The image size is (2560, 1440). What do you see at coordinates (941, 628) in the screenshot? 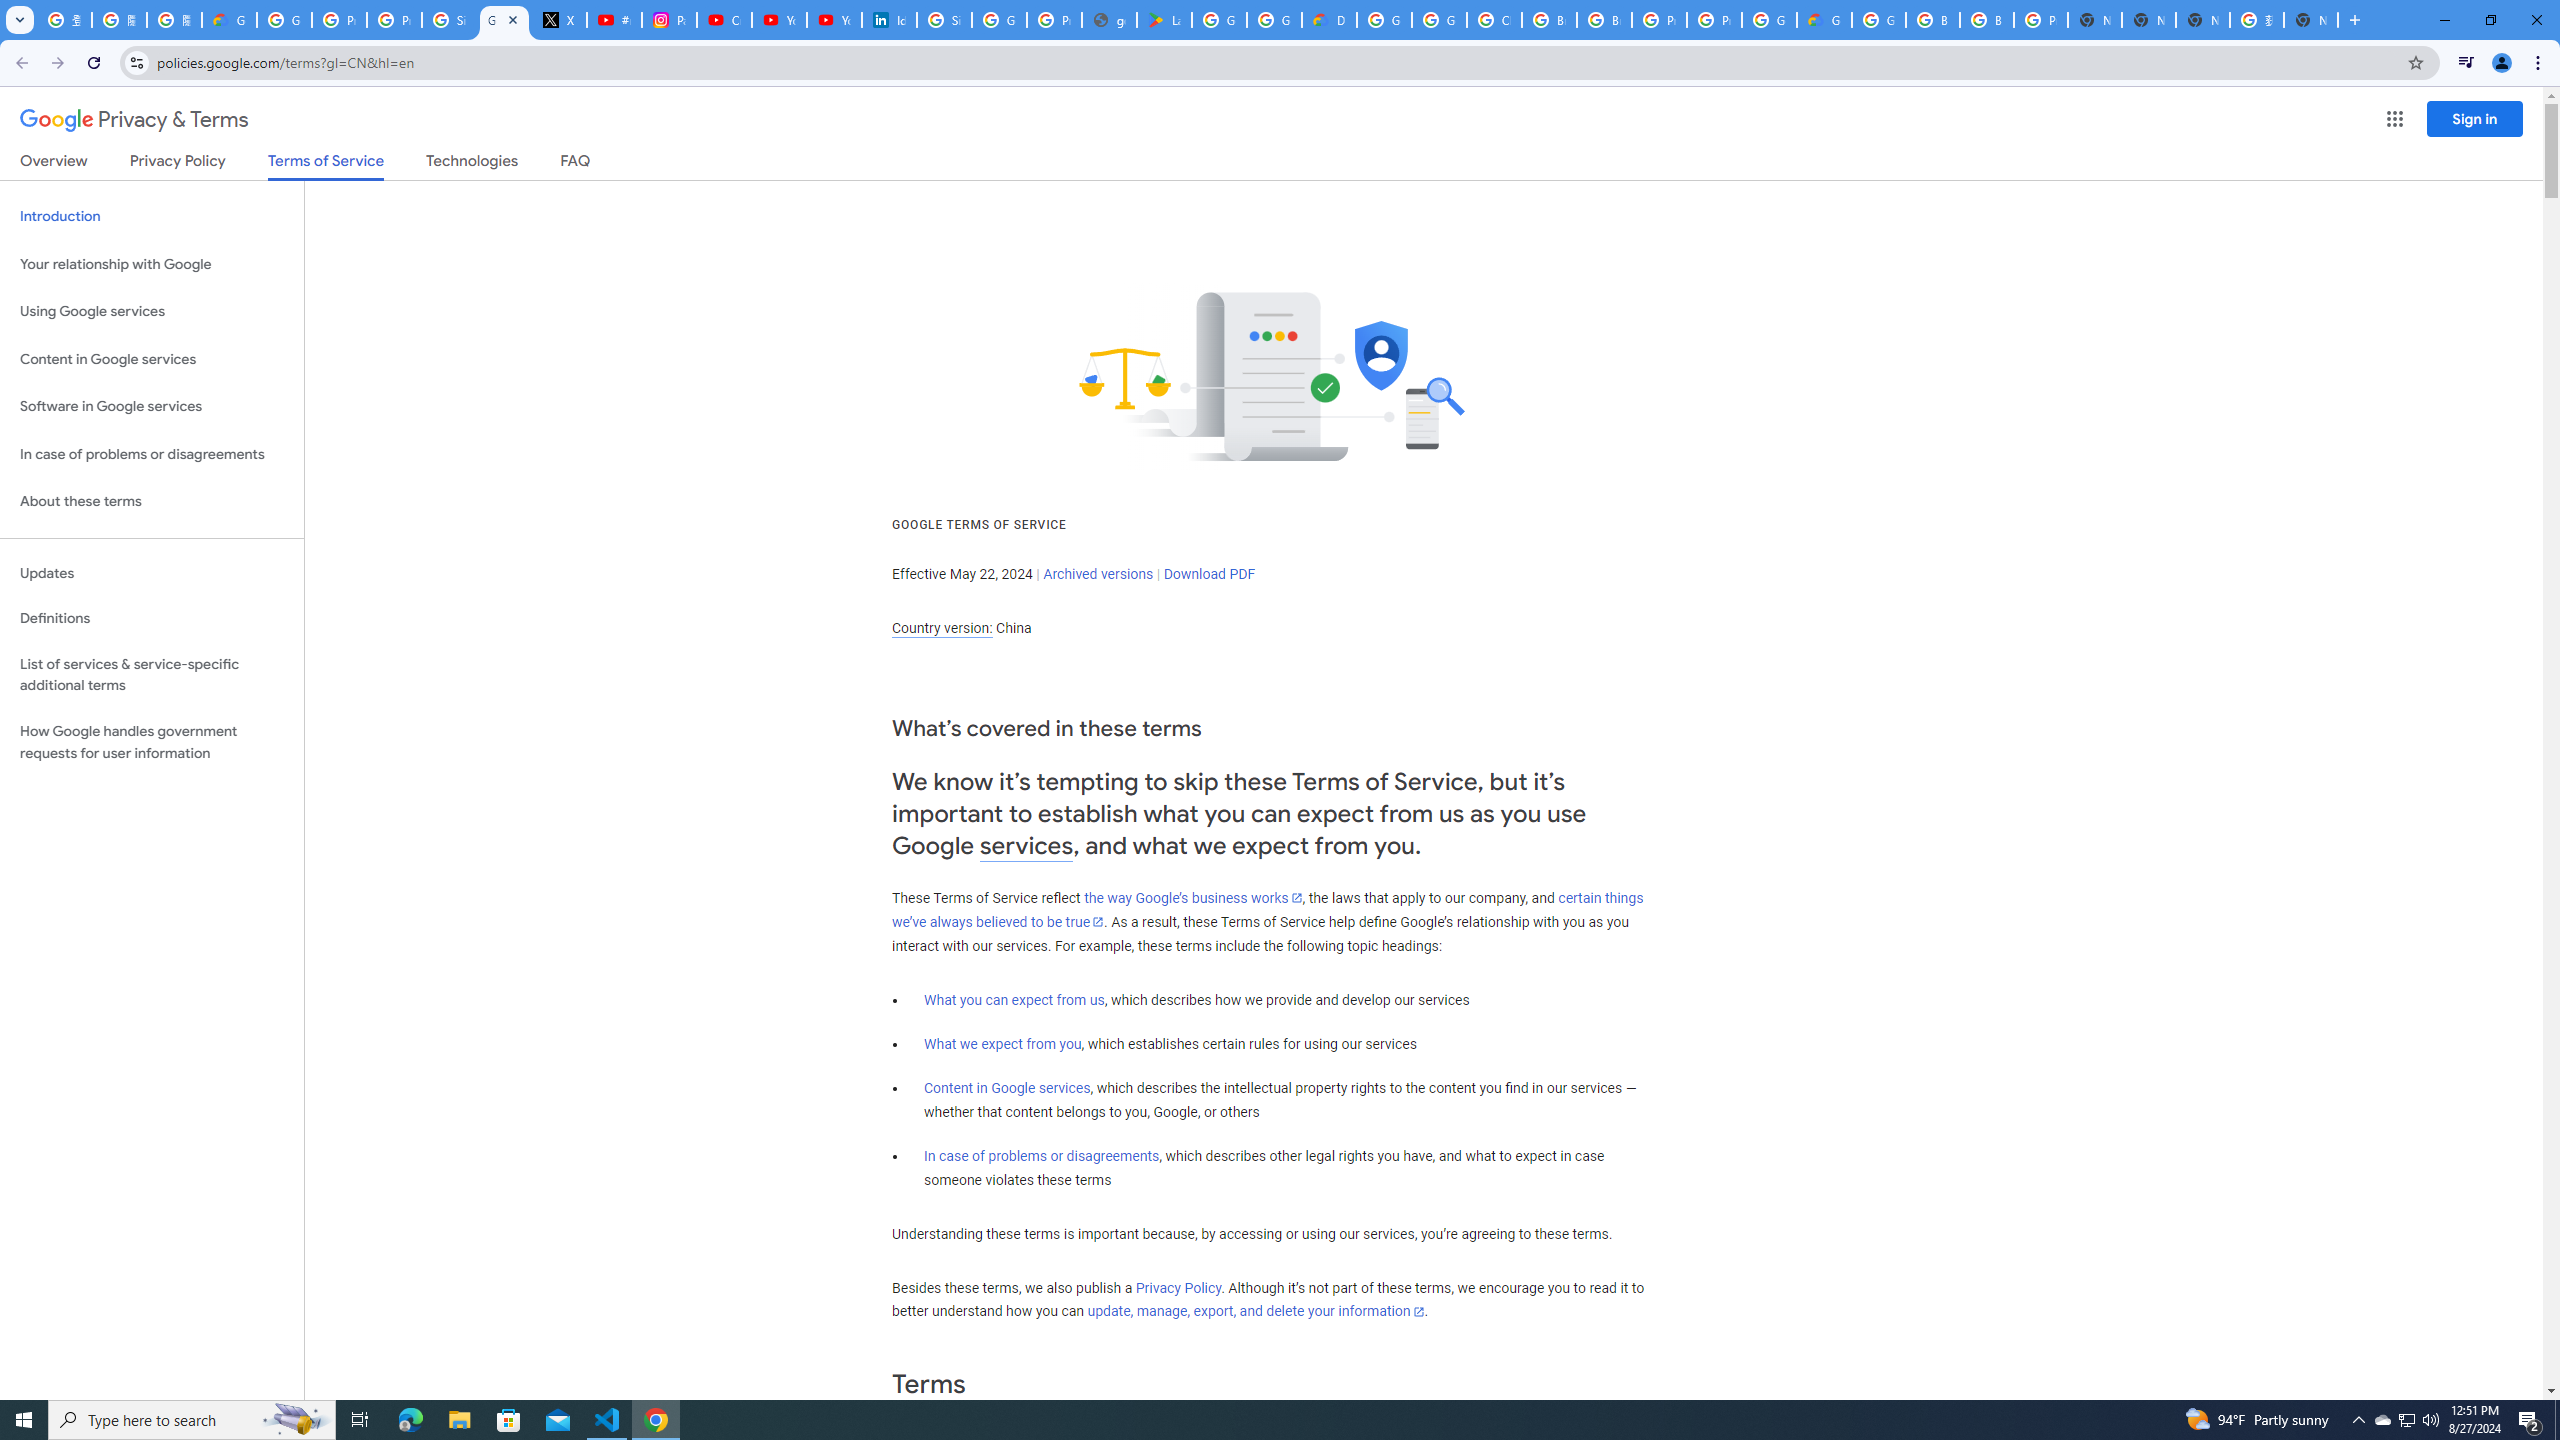
I see `'Country version:'` at bounding box center [941, 628].